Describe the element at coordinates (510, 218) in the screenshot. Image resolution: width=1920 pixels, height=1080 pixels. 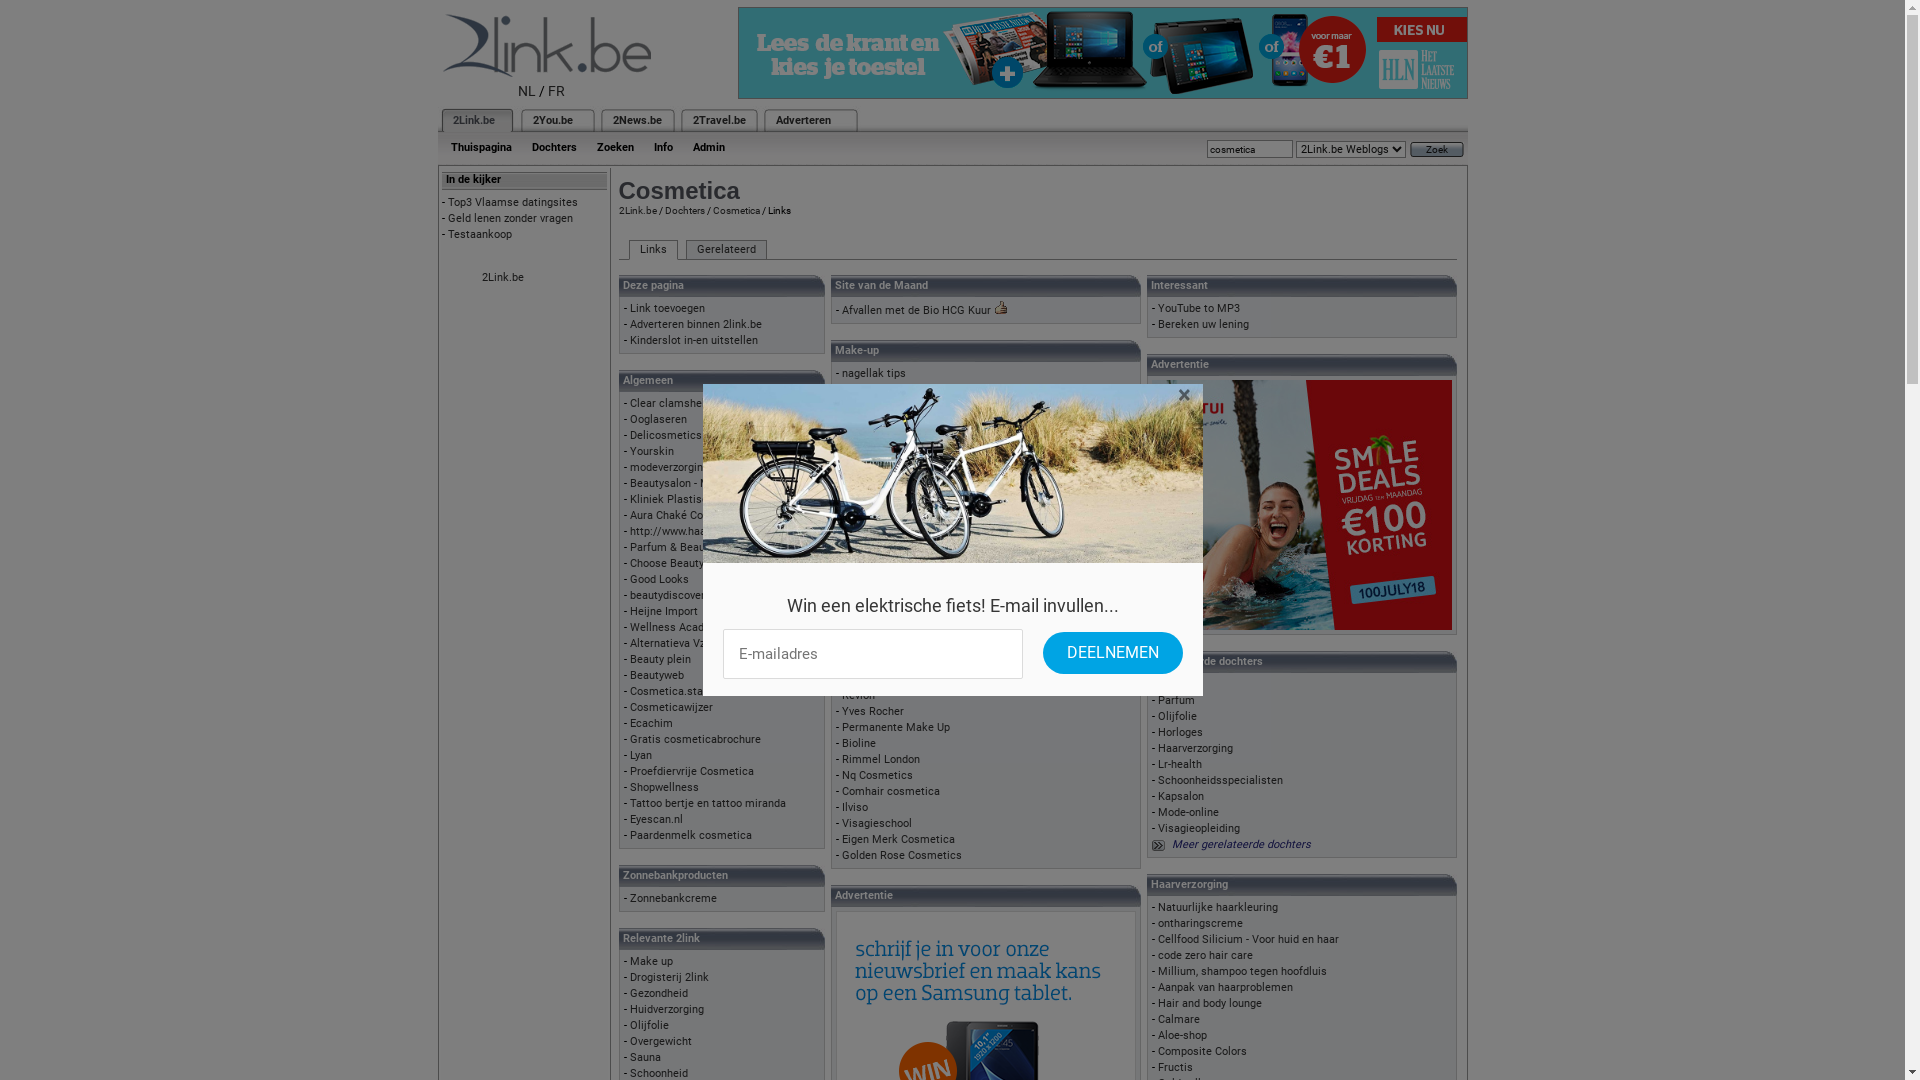
I see `'Geld lenen zonder vragen'` at that location.